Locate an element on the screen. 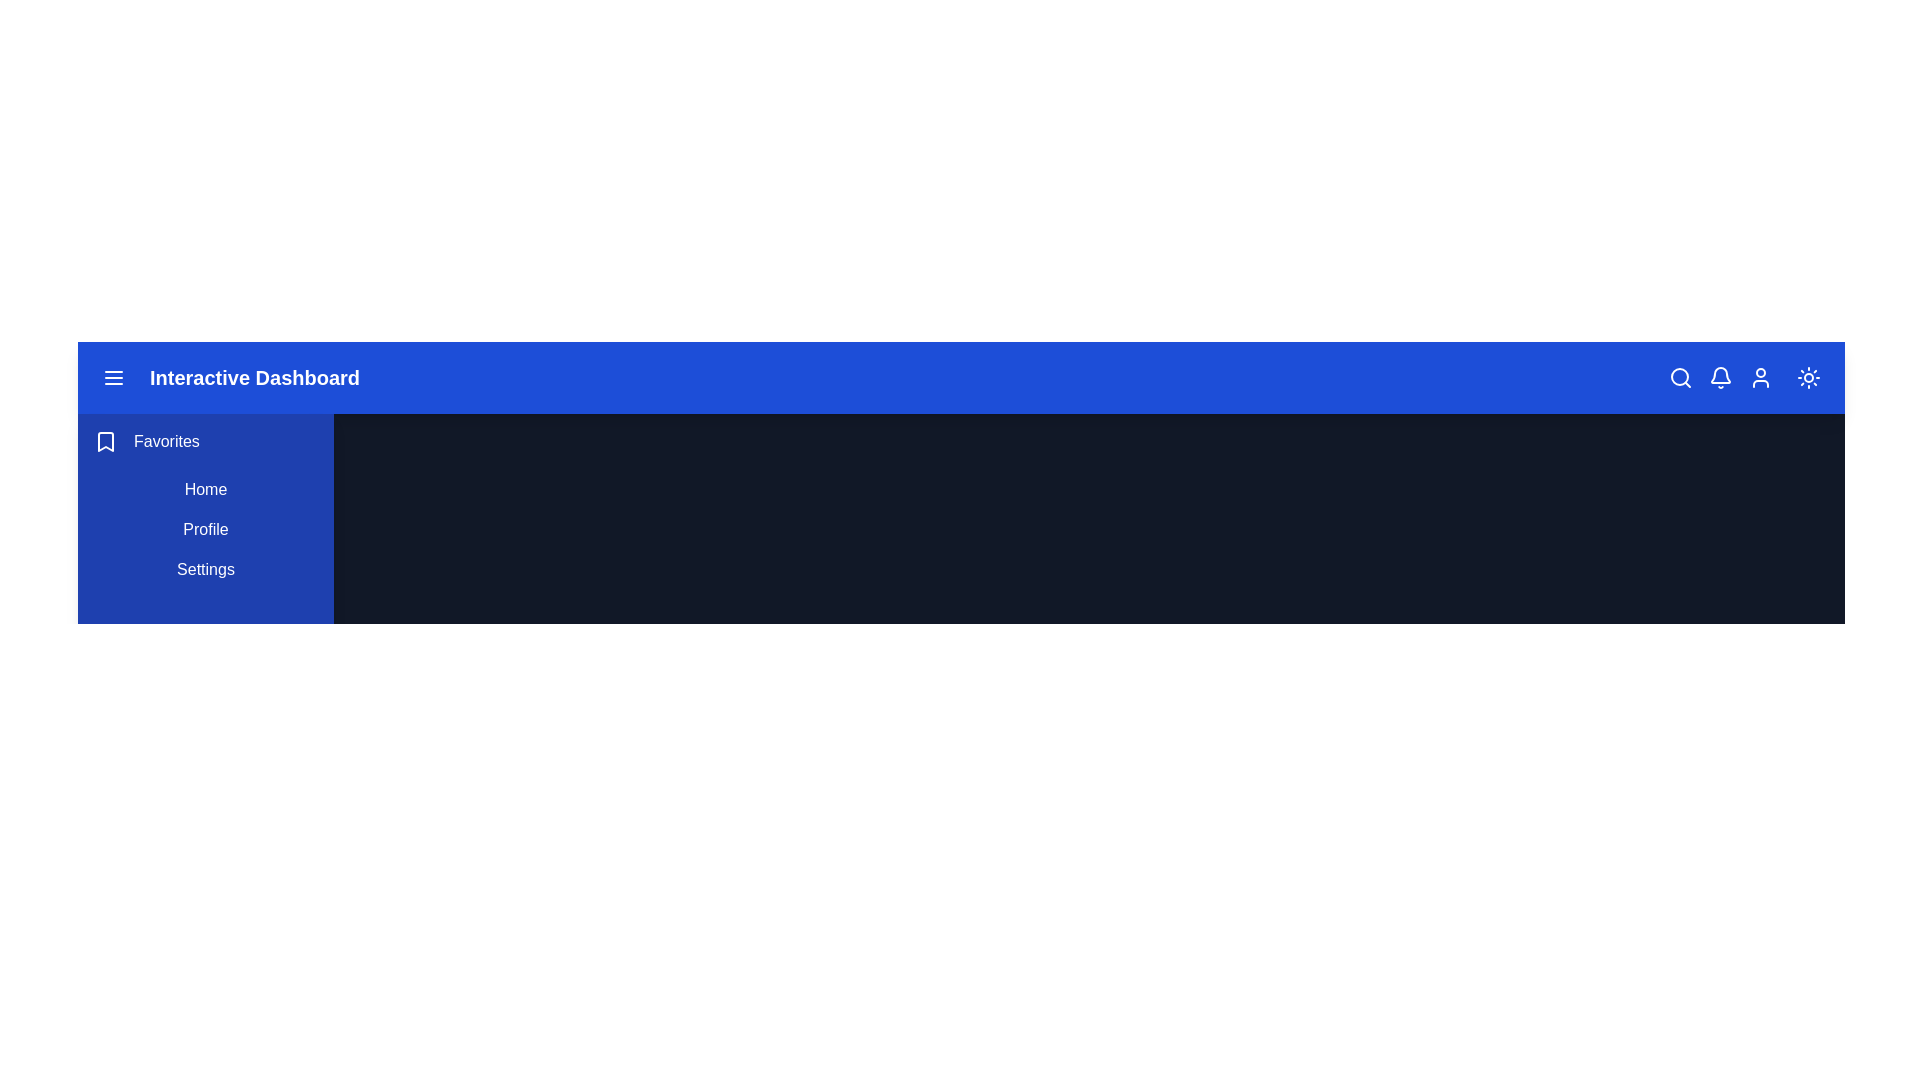 This screenshot has width=1920, height=1080. menu toggle button located at the top-left corner of the app bar is located at coordinates (113, 378).